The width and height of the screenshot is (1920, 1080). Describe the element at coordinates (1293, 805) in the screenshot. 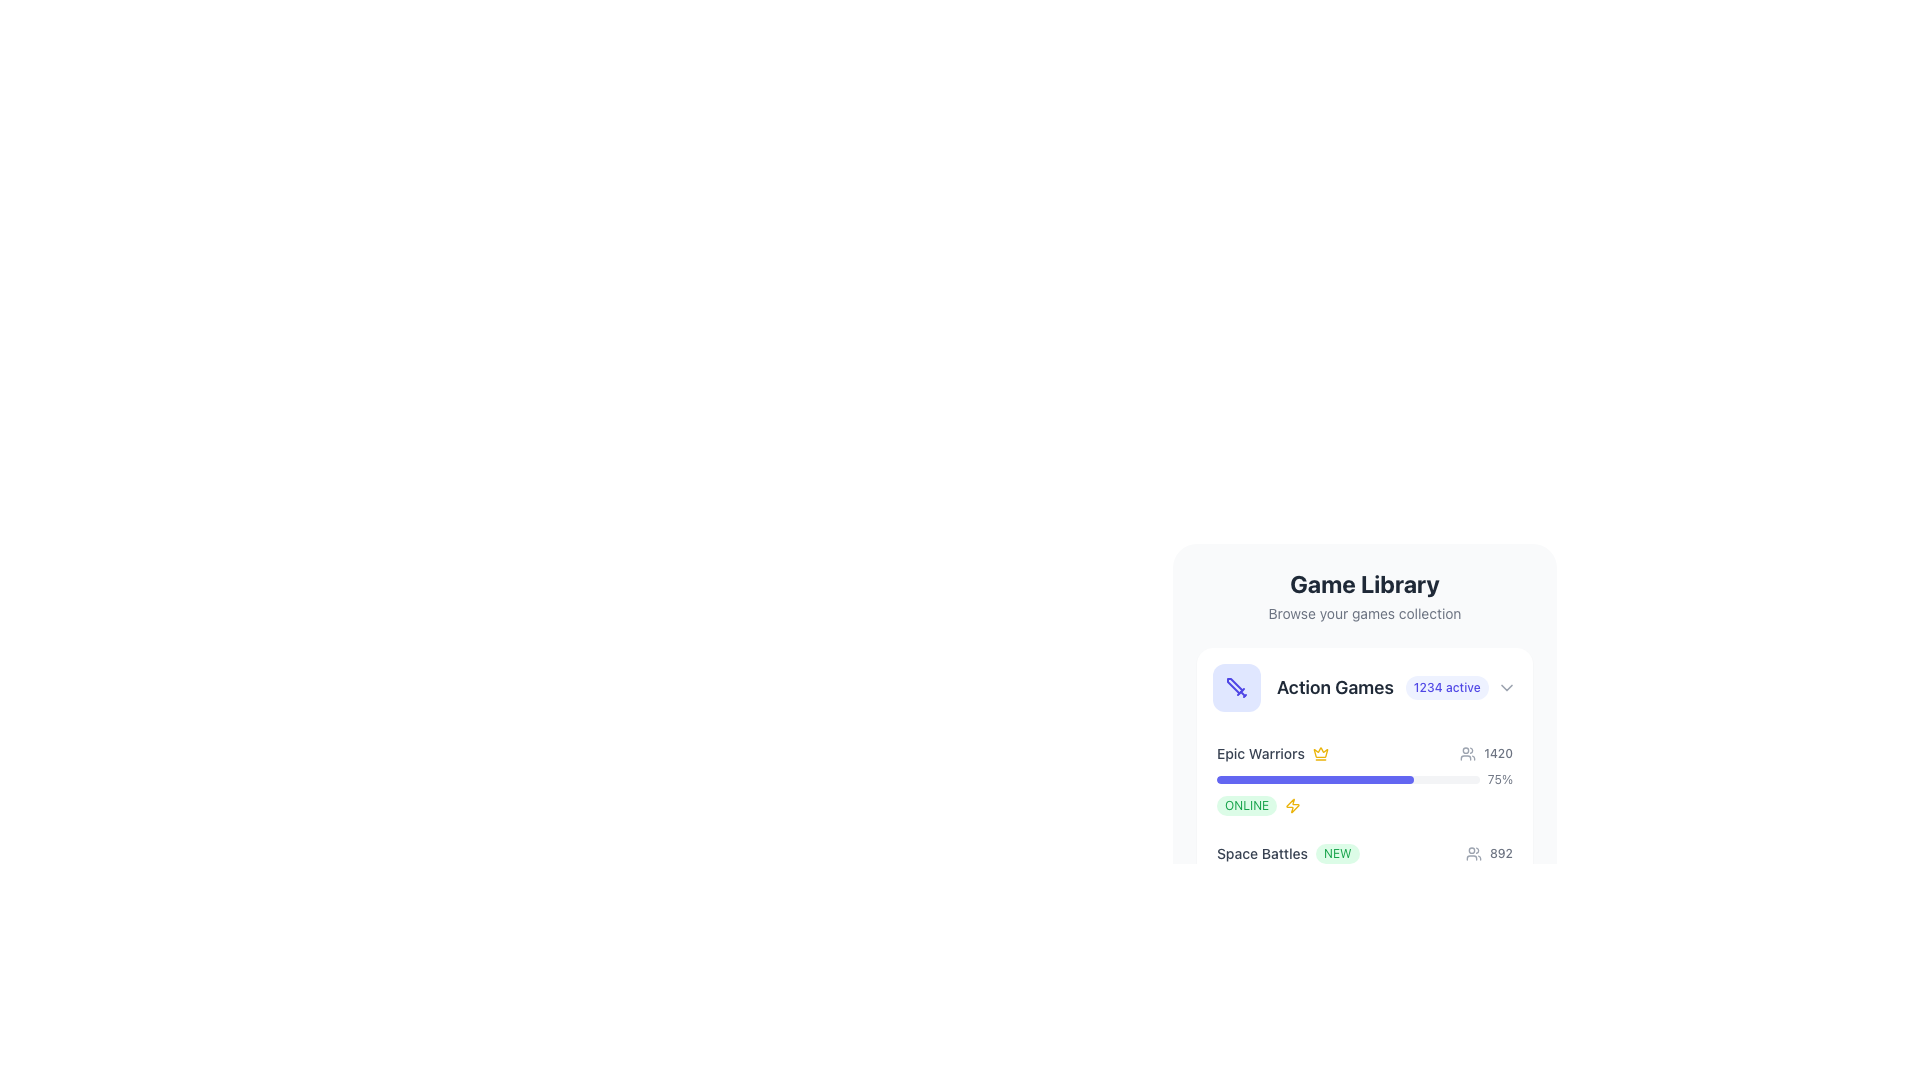

I see `the yellow lightning bolt icon, which is a minimalistic SVG graphic located in the top-right corner of the game-related section` at that location.